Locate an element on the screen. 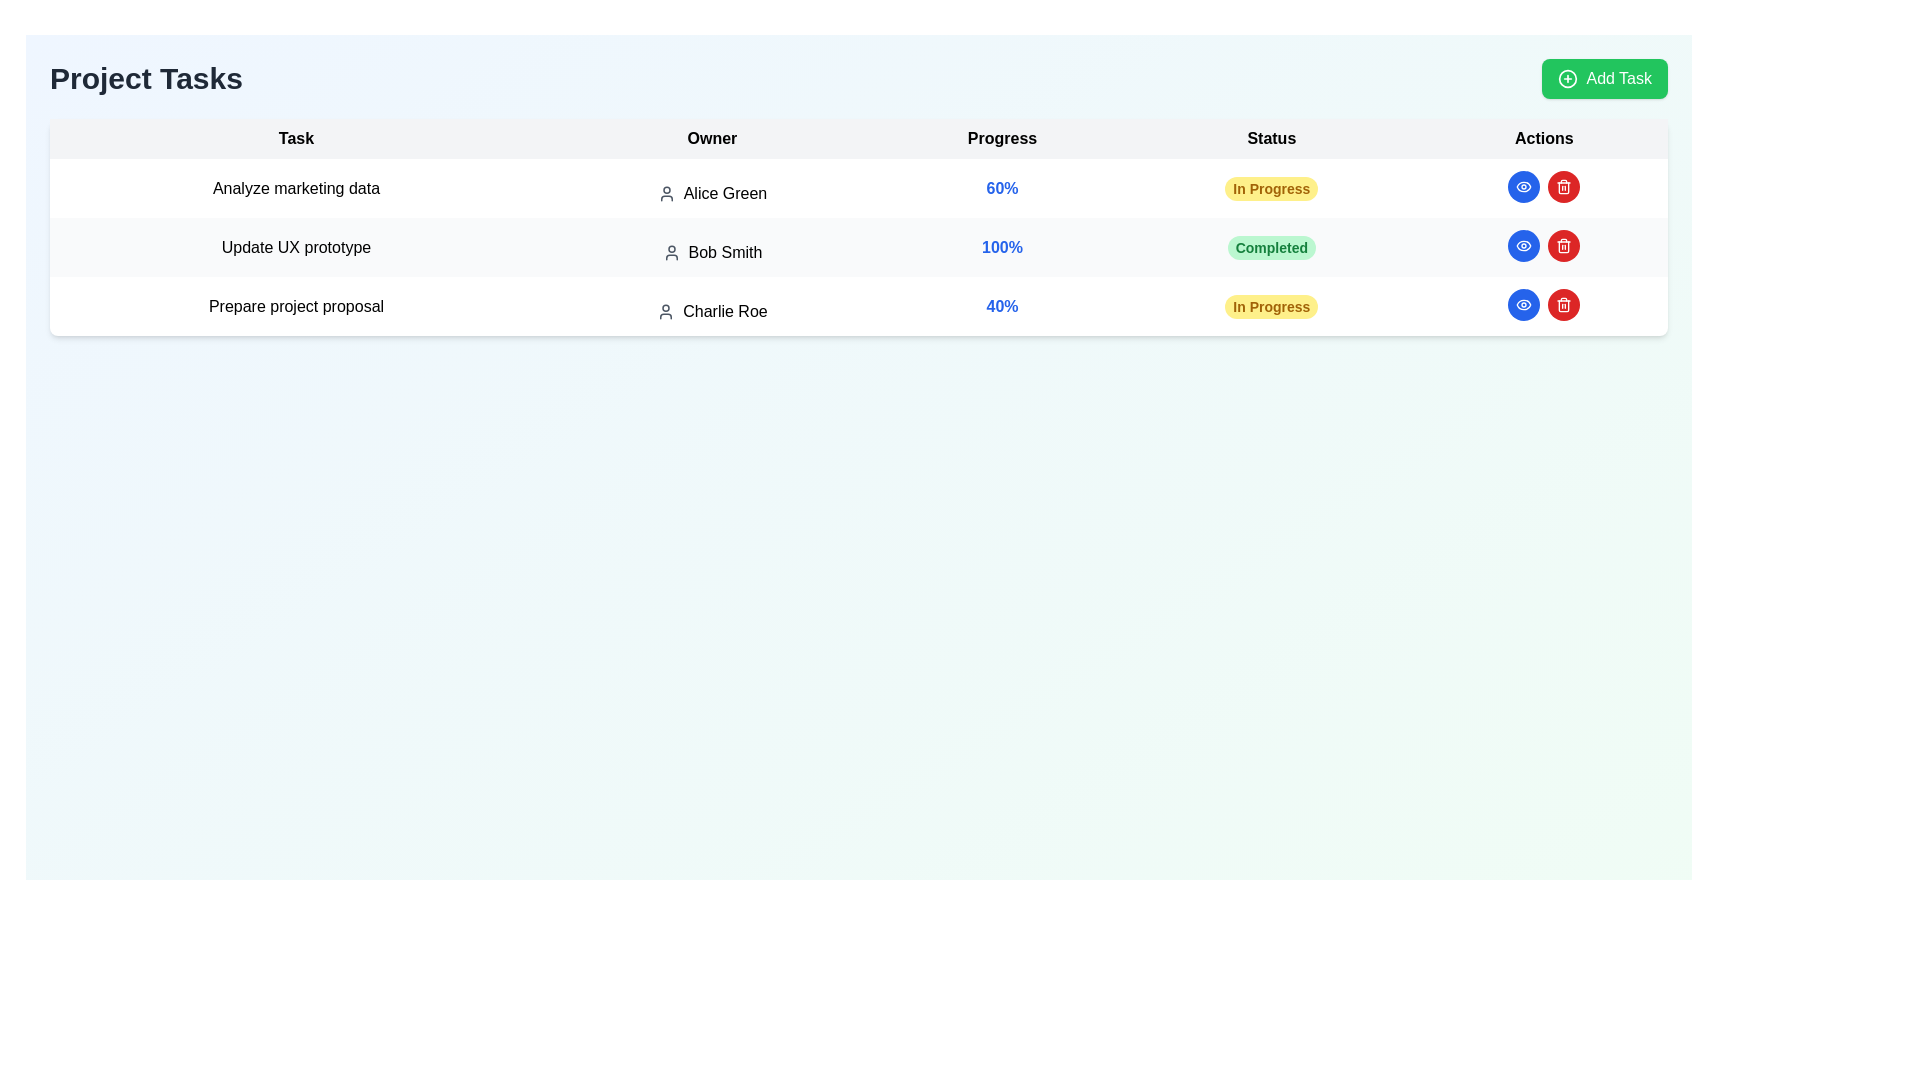  the 'Owner' header text label, which indicates the corresponding data in the rows below belongs to the 'Owner' category, positioned between the 'Task' and 'Progress' headers is located at coordinates (712, 137).